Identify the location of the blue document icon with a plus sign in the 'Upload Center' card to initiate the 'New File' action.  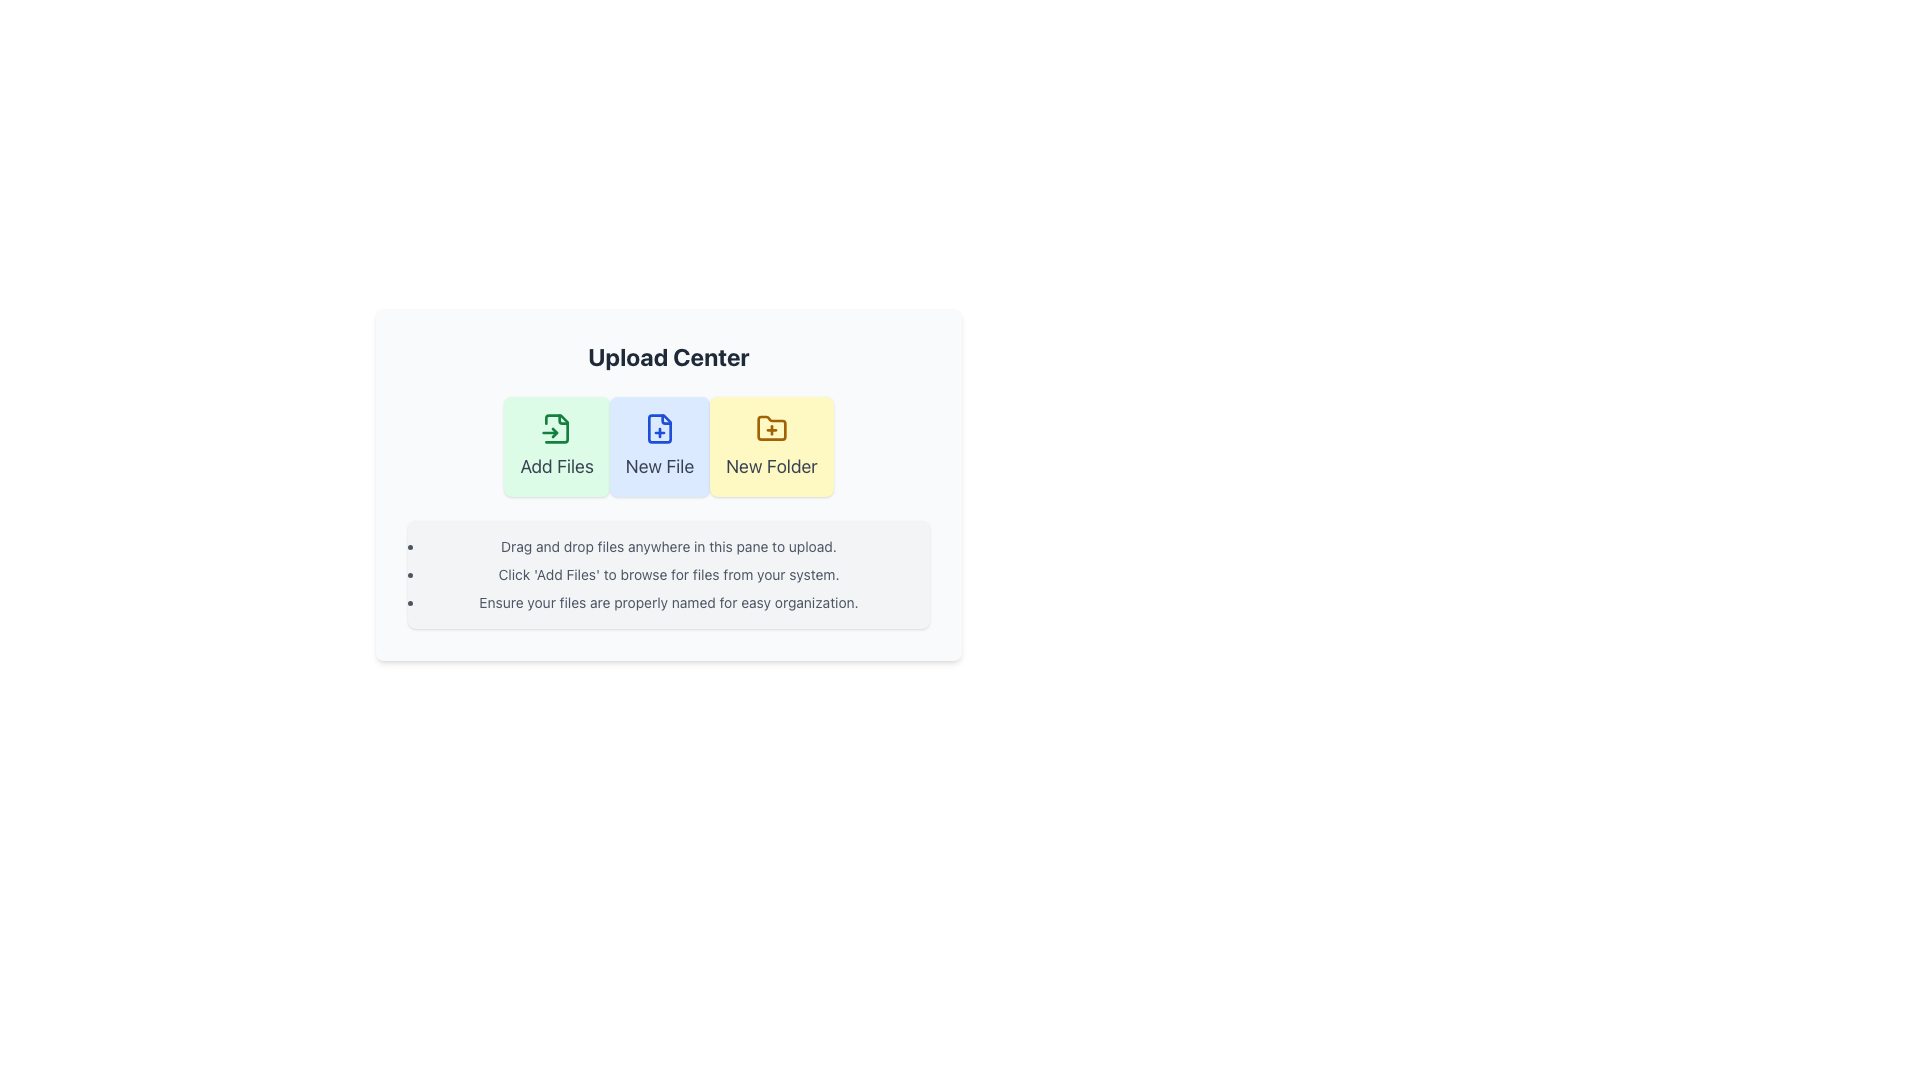
(660, 427).